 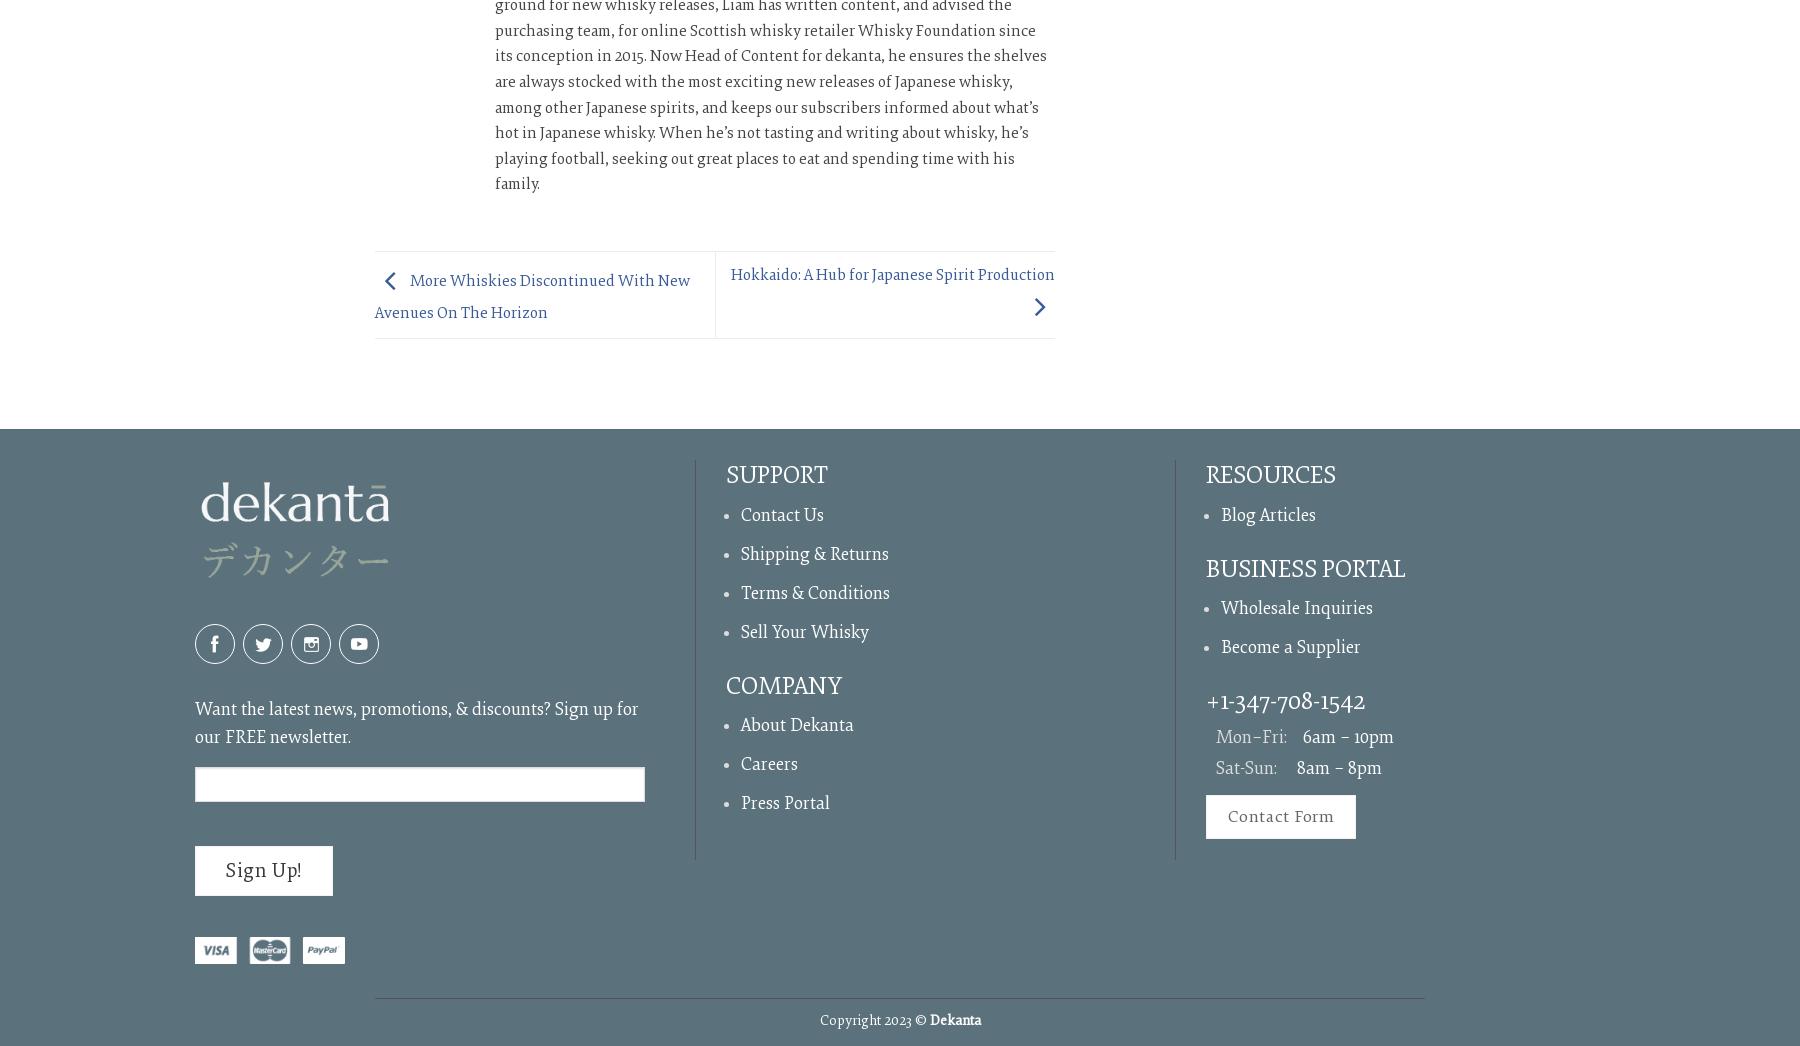 I want to click on 'Hokkaido: A Hub for Japanese Spirit Production', so click(x=892, y=274).